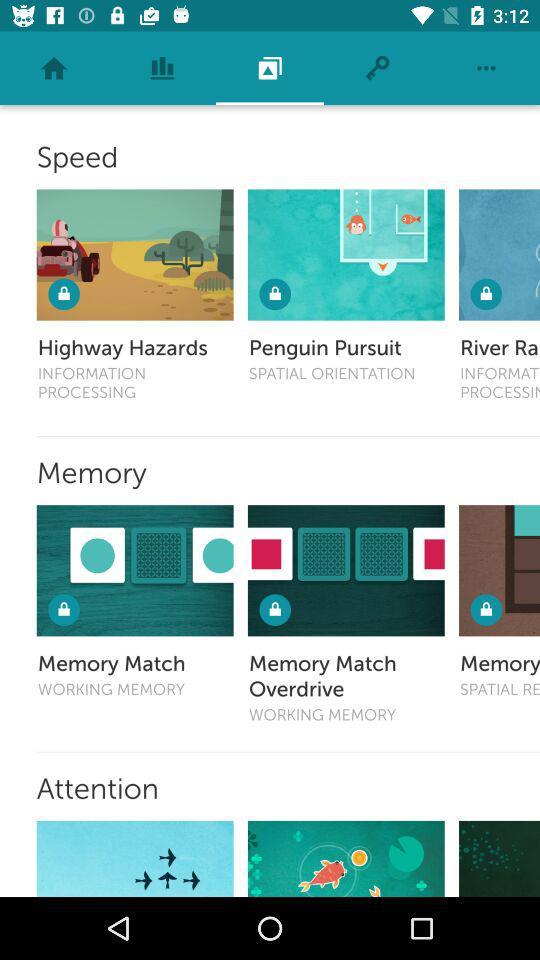 This screenshot has width=540, height=960. I want to click on memory match overdrive, so click(345, 570).